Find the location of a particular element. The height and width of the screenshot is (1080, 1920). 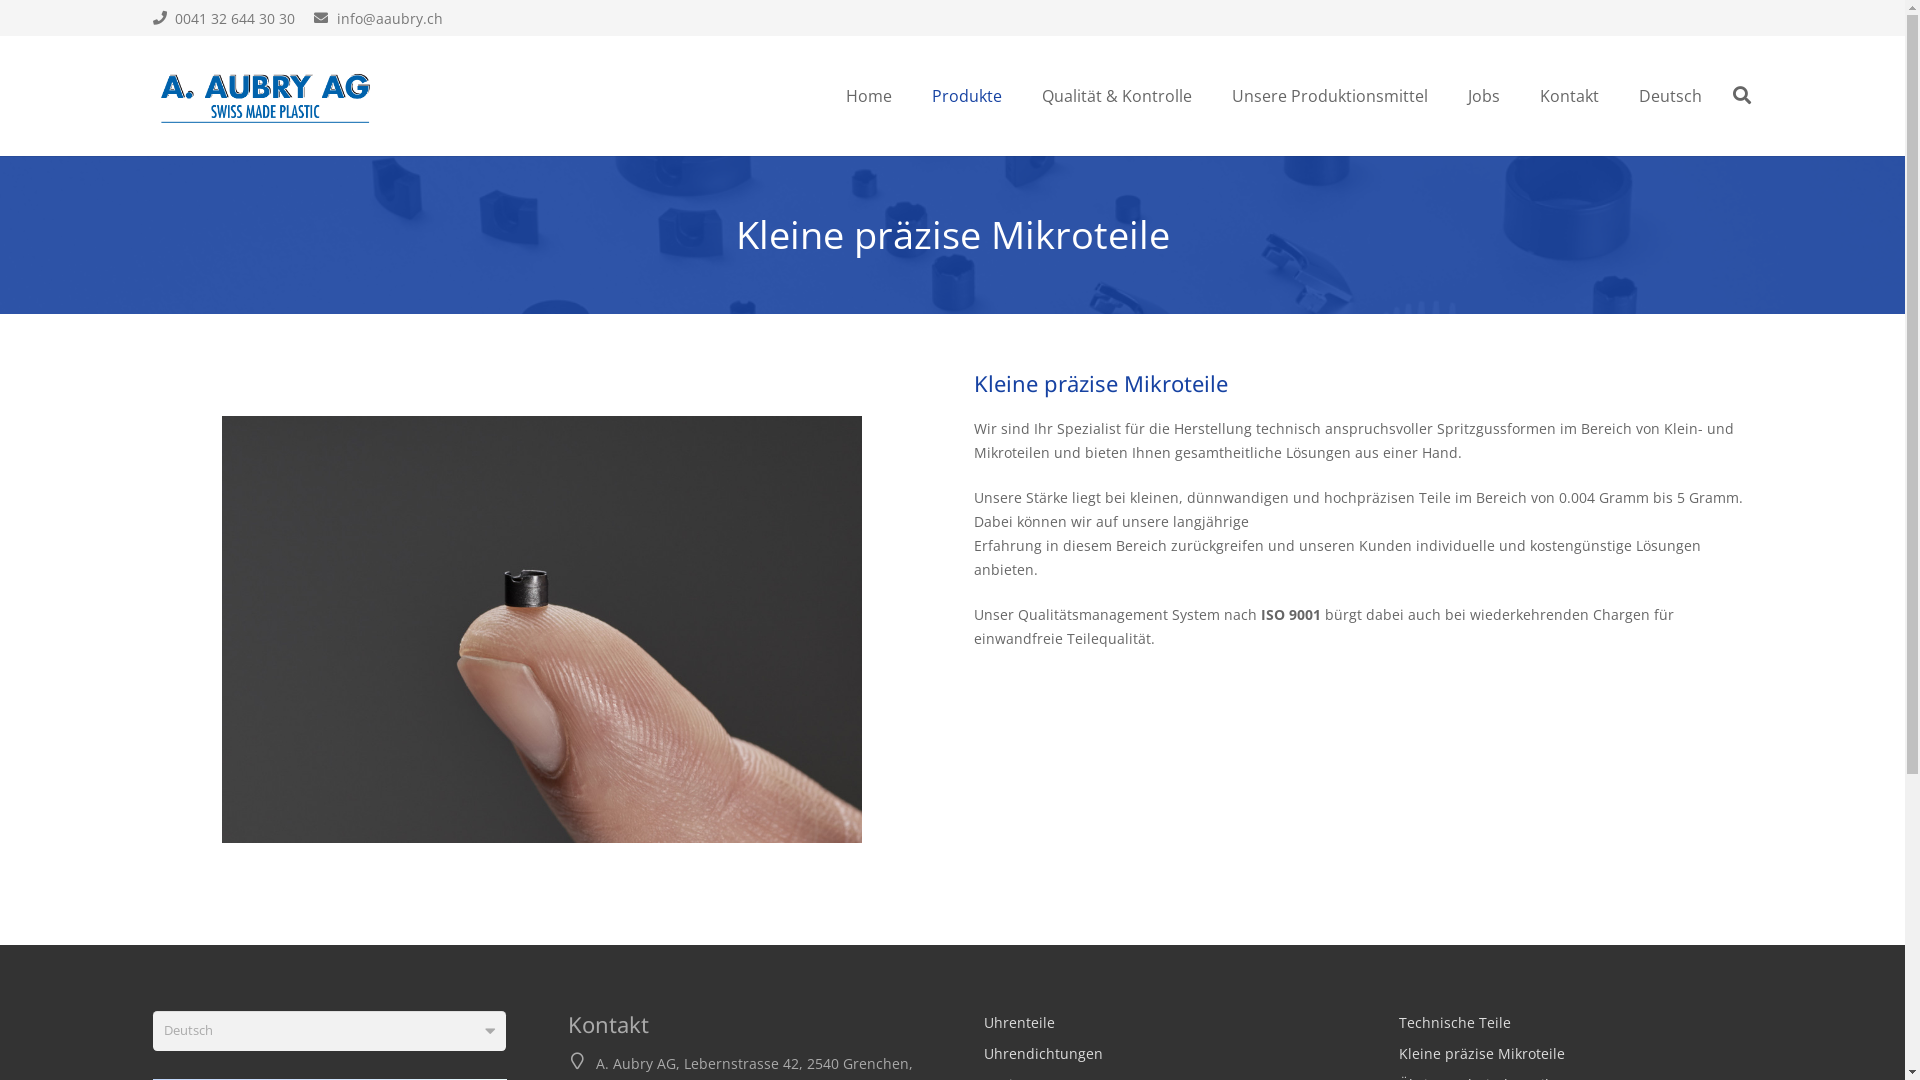

'Deutsch' is located at coordinates (151, 1030).